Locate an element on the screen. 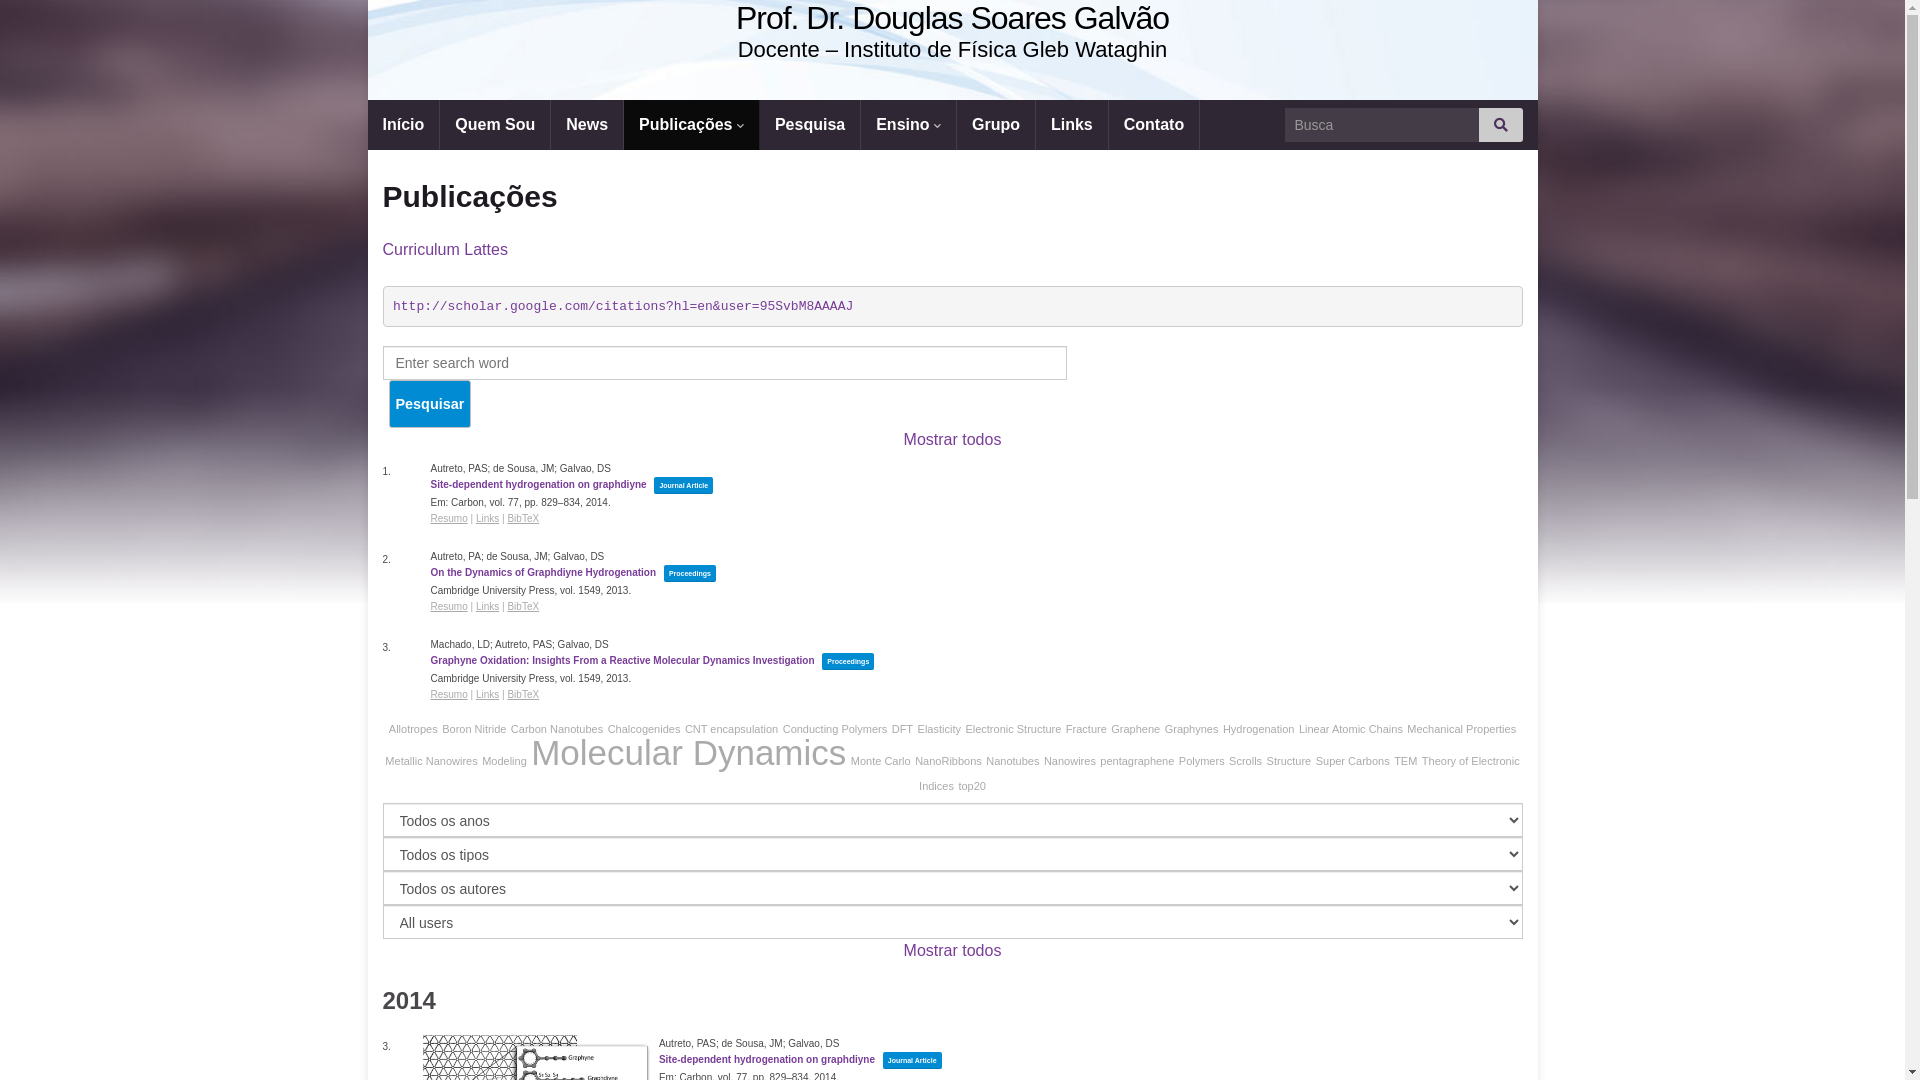 Image resolution: width=1920 pixels, height=1080 pixels. 'Graphynes' is located at coordinates (1165, 729).